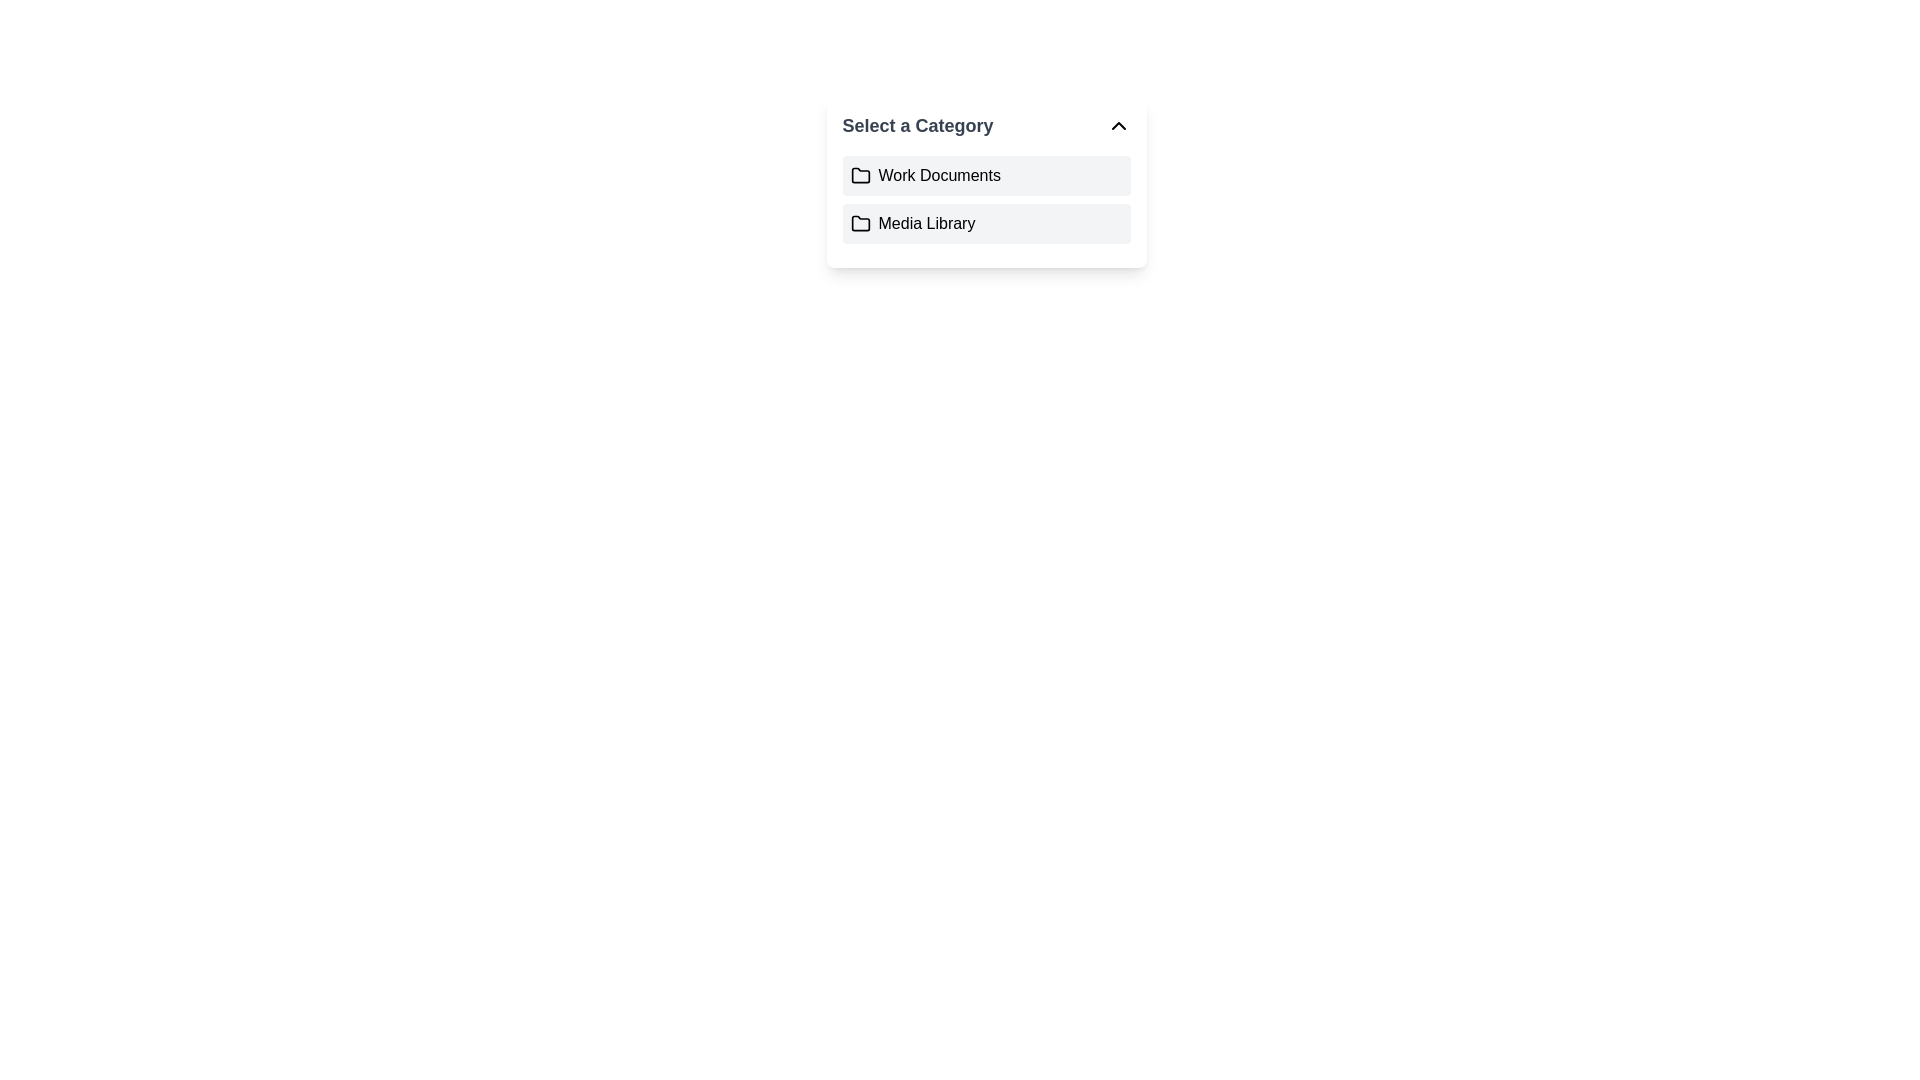  Describe the element at coordinates (986, 223) in the screenshot. I see `the 'Media Library' button-like list item, which is the second selectable category option` at that location.